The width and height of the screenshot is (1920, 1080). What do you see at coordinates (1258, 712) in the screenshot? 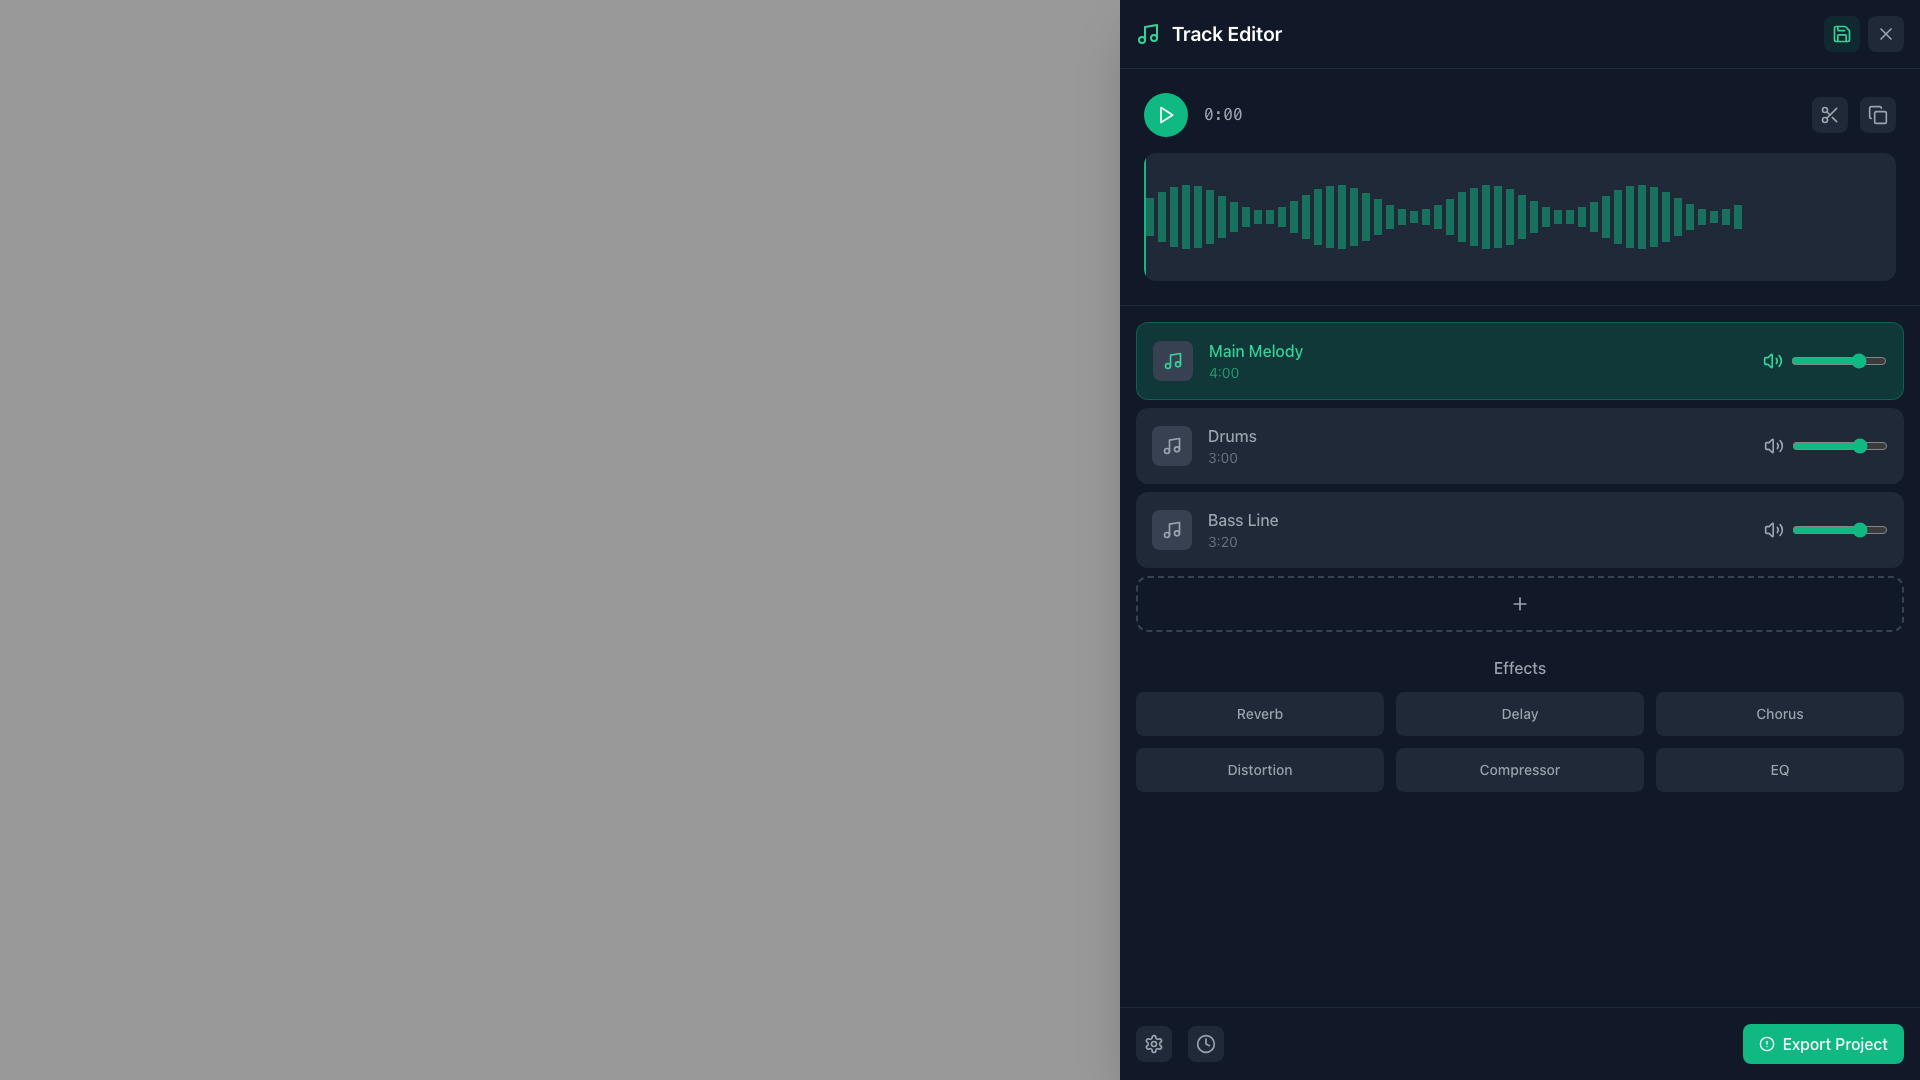
I see `the 'Reverb' button located in the top-left corner of the effects grid` at bounding box center [1258, 712].